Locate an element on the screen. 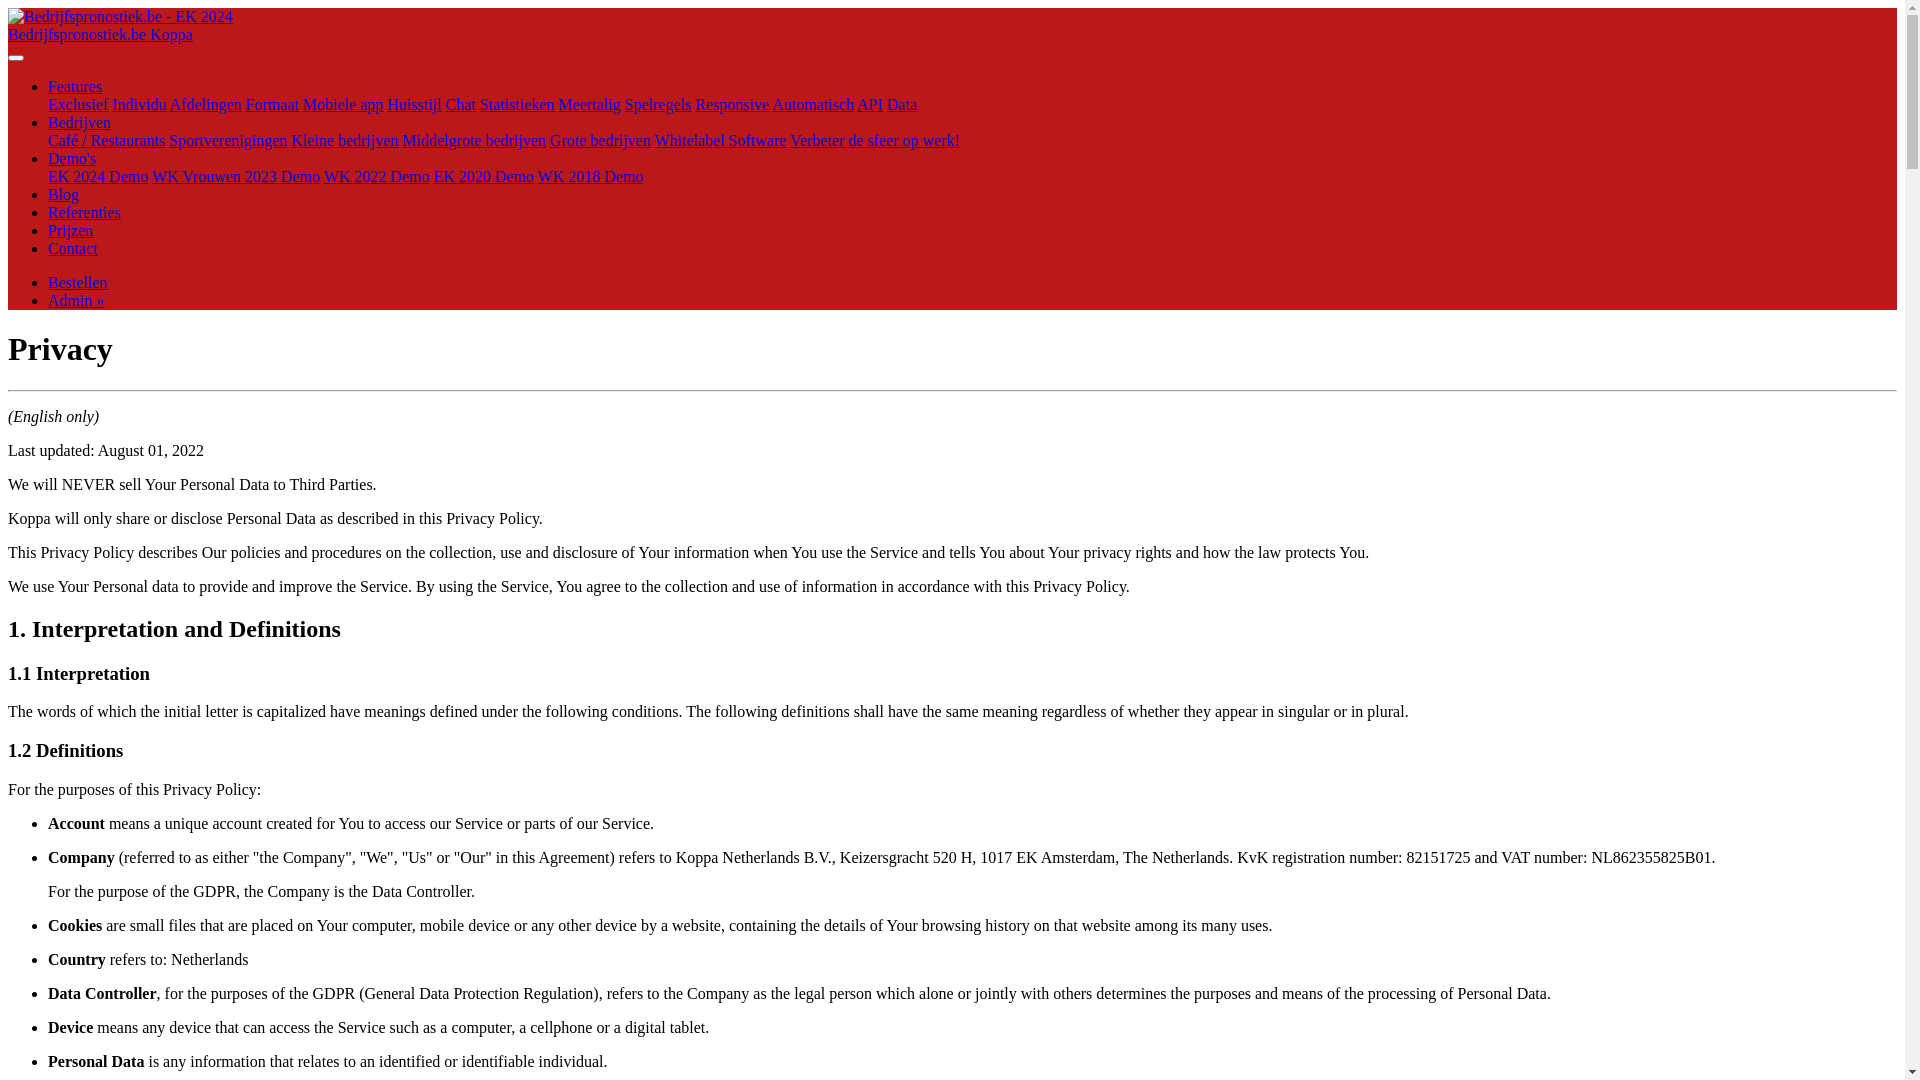 The width and height of the screenshot is (1920, 1080). 'Prijzen' is located at coordinates (48, 229).